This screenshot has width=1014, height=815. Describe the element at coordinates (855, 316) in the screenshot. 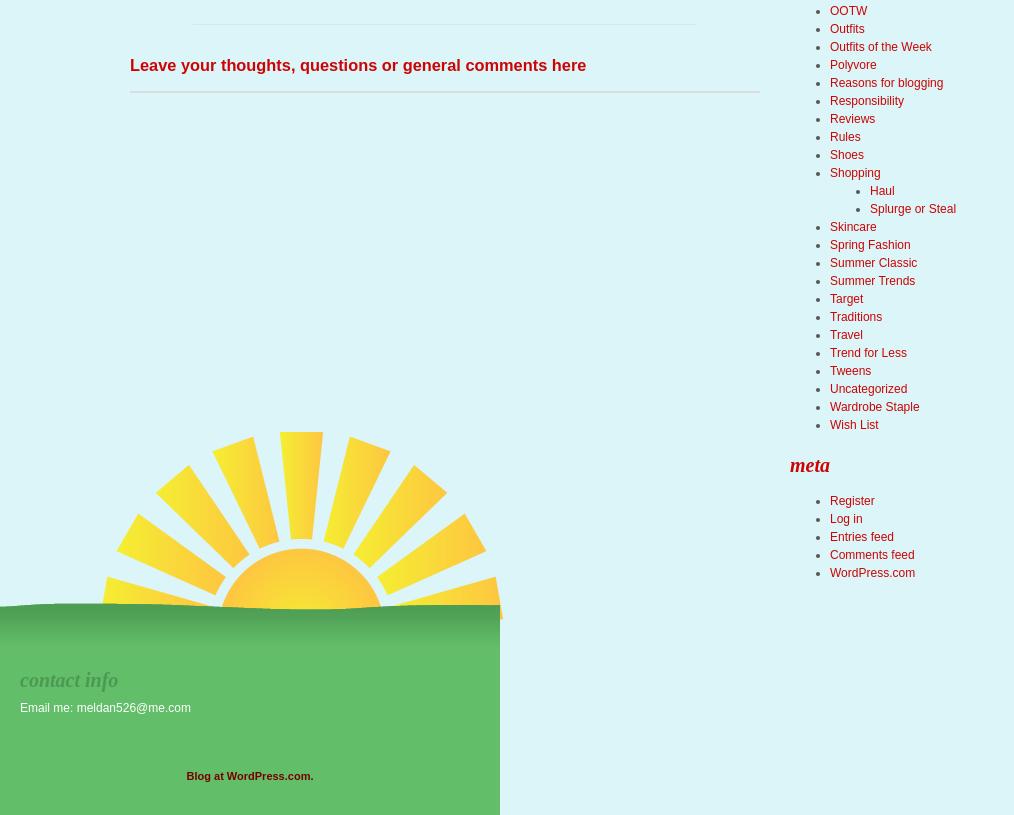

I see `'Traditions'` at that location.